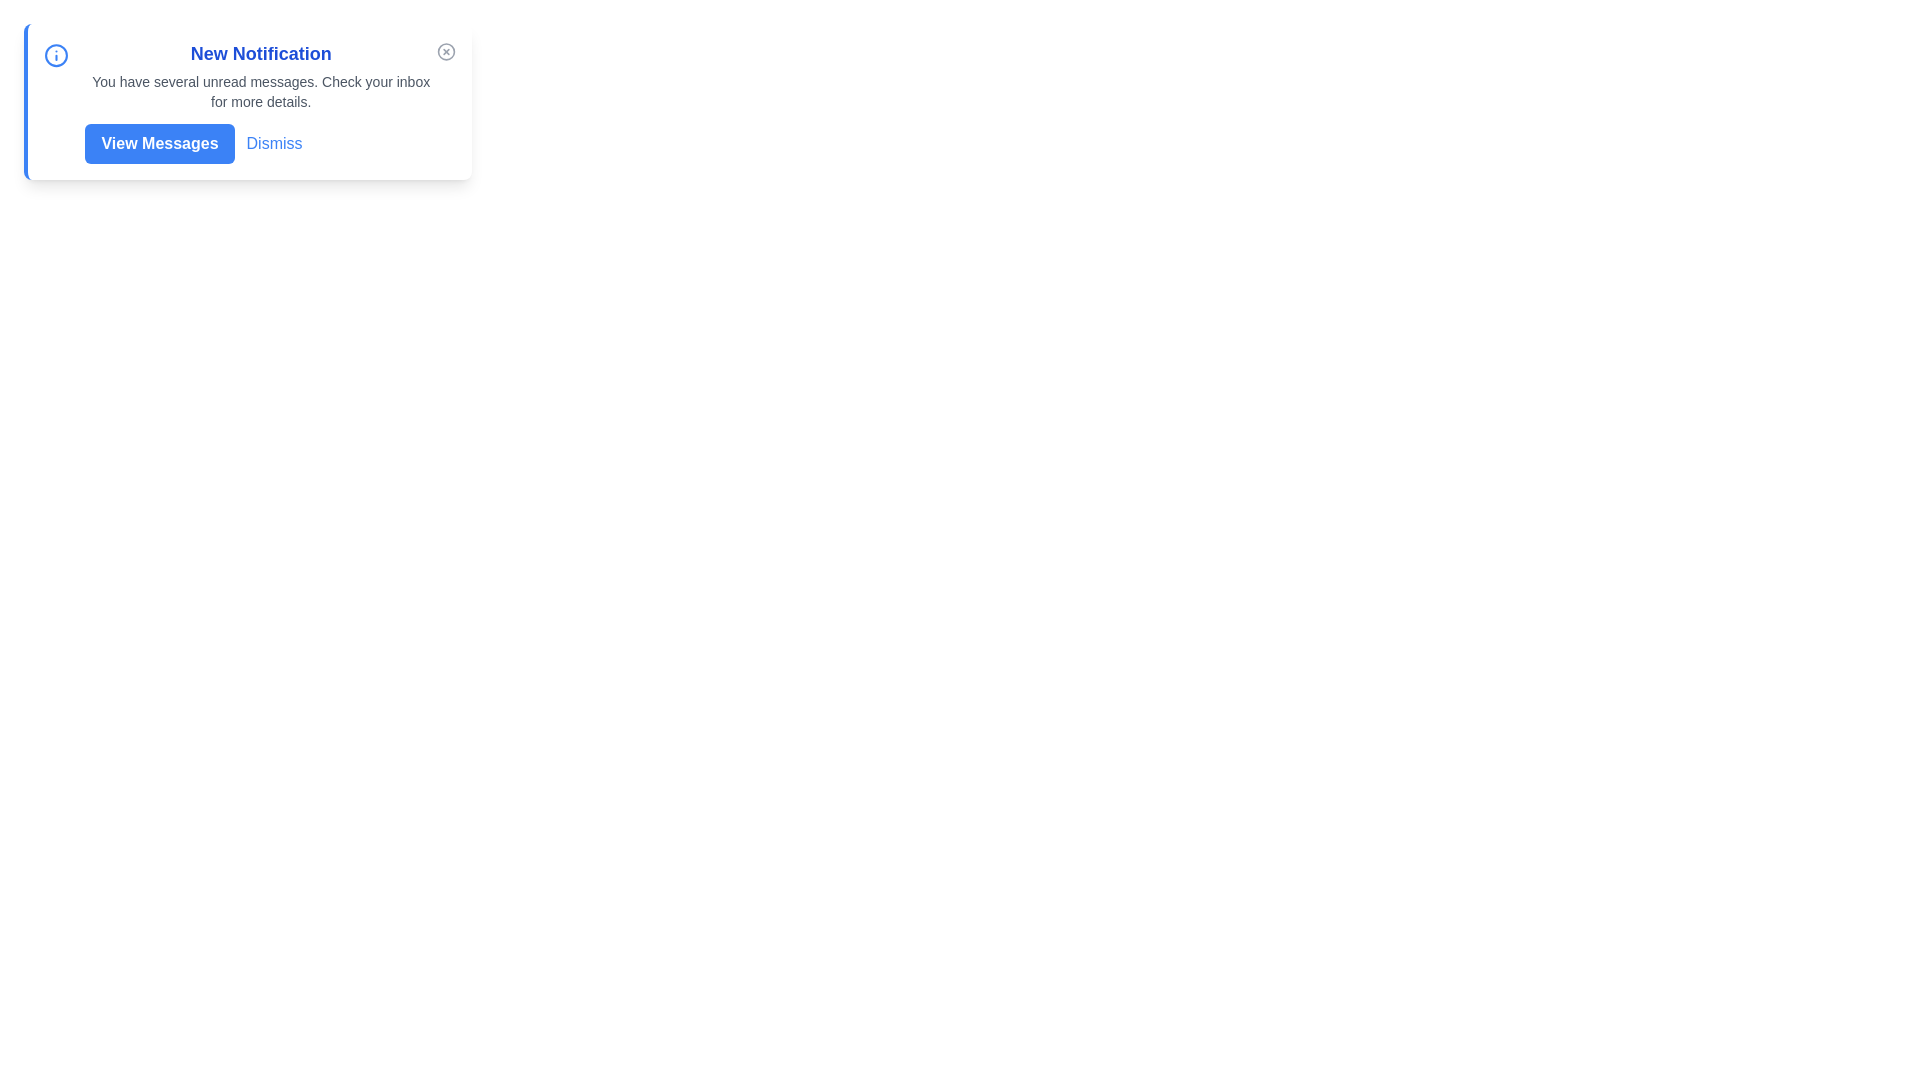 The width and height of the screenshot is (1920, 1080). What do you see at coordinates (56, 55) in the screenshot?
I see `the central circular graphic element within the information icon located at the top left corner of the notification card` at bounding box center [56, 55].